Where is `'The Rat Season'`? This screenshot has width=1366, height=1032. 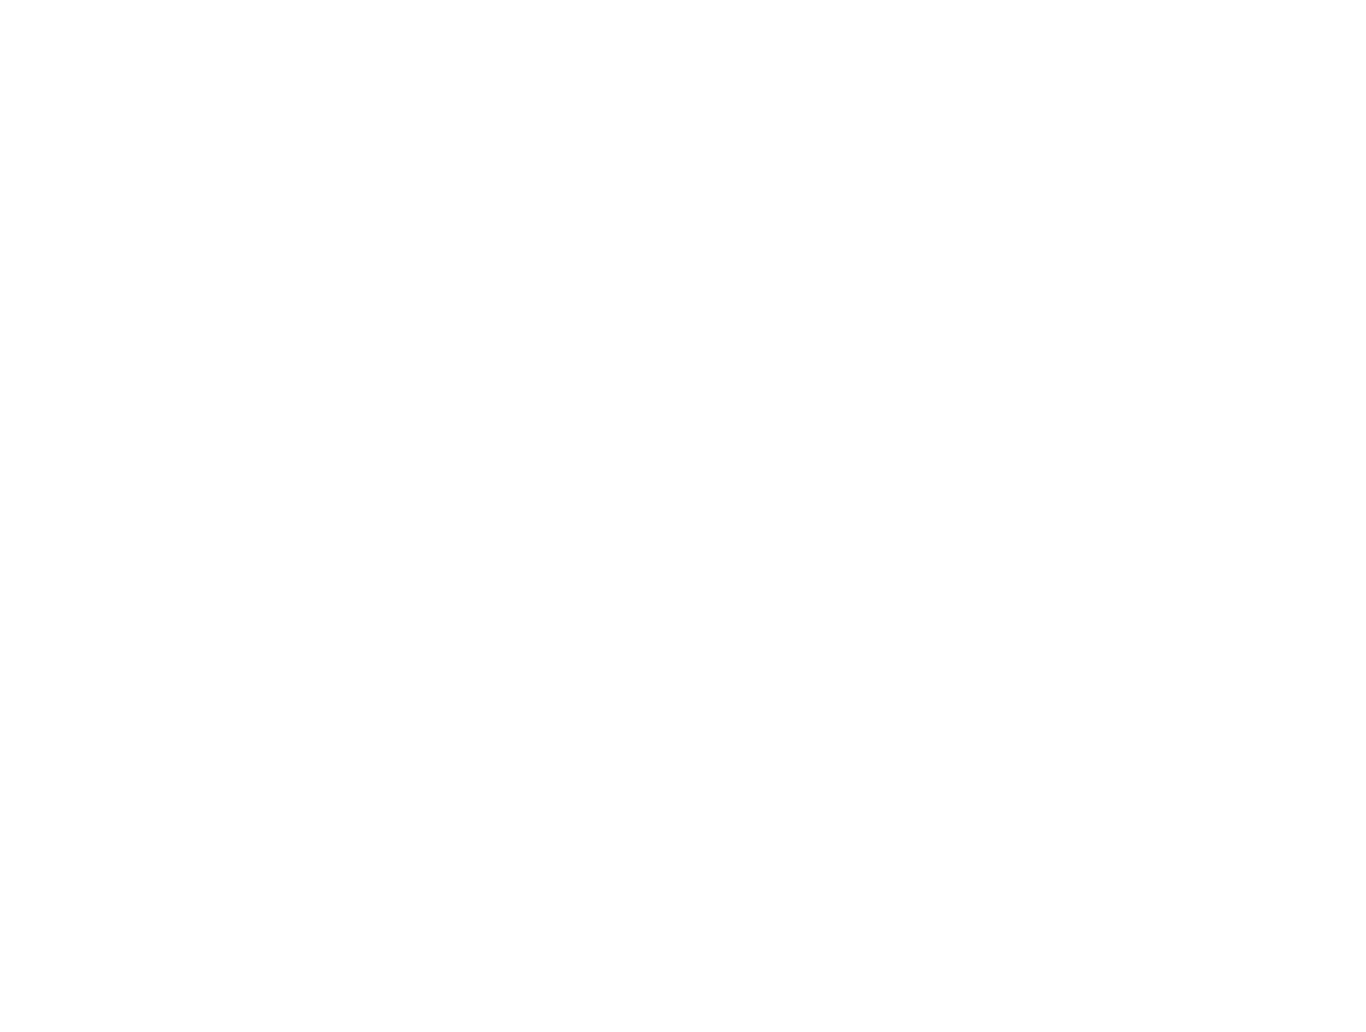 'The Rat Season' is located at coordinates (745, 277).